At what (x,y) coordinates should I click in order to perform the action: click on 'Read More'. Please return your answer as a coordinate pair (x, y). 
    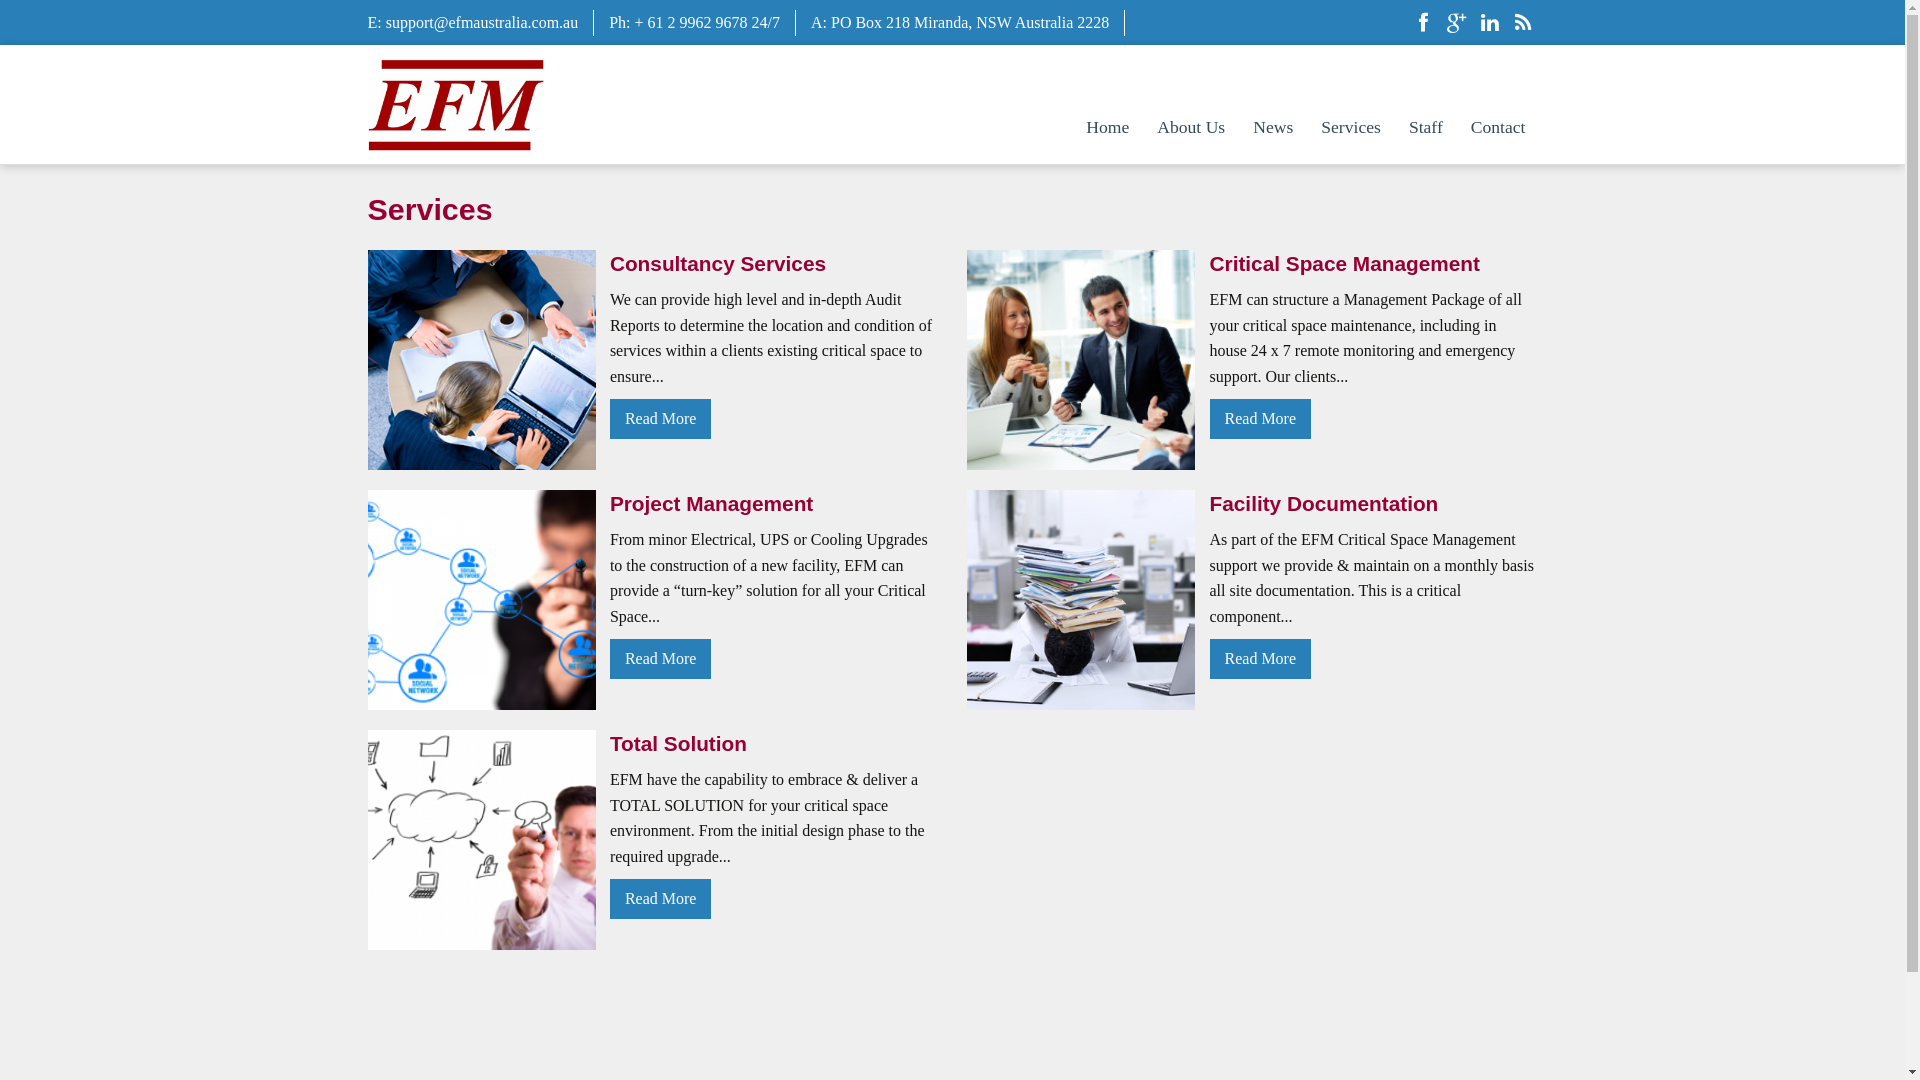
    Looking at the image, I should click on (661, 897).